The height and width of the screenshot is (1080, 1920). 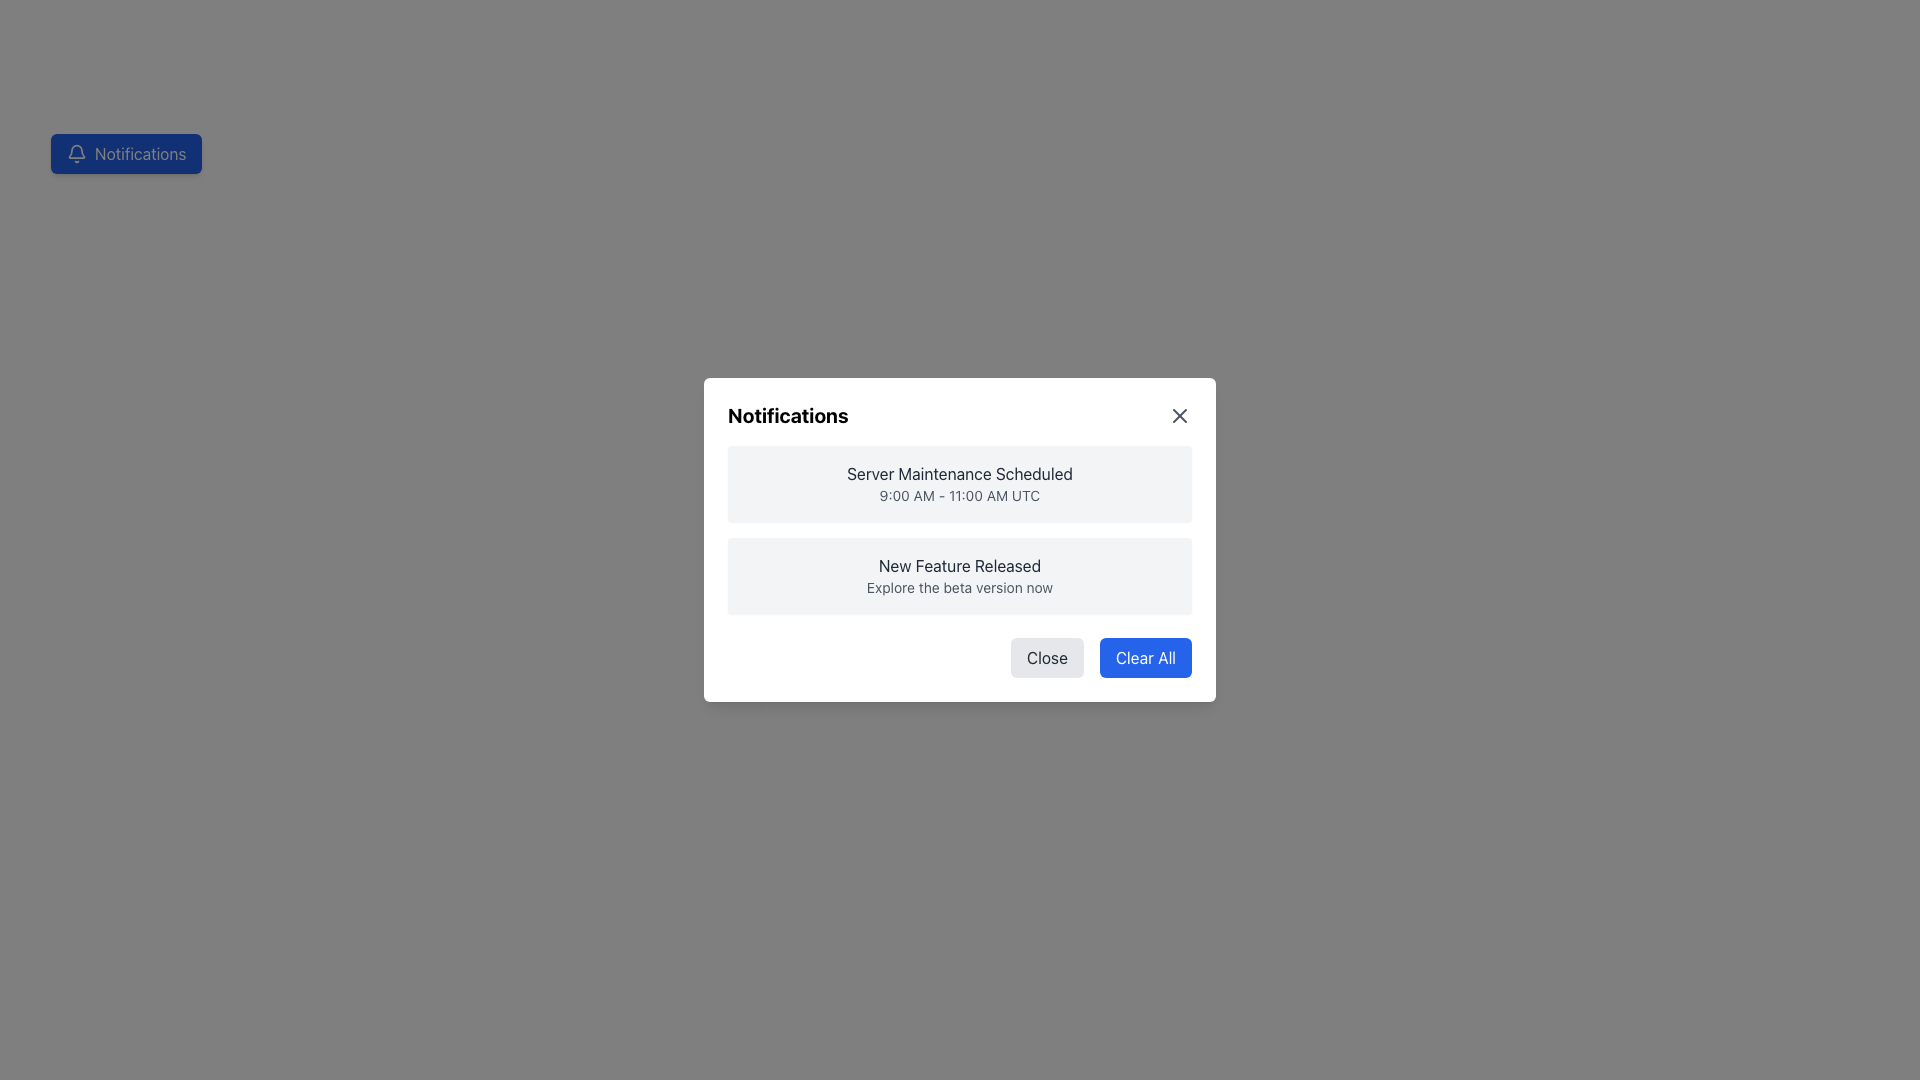 What do you see at coordinates (1180, 415) in the screenshot?
I see `the 'X' icon at the top-right corner of the notification dialog` at bounding box center [1180, 415].